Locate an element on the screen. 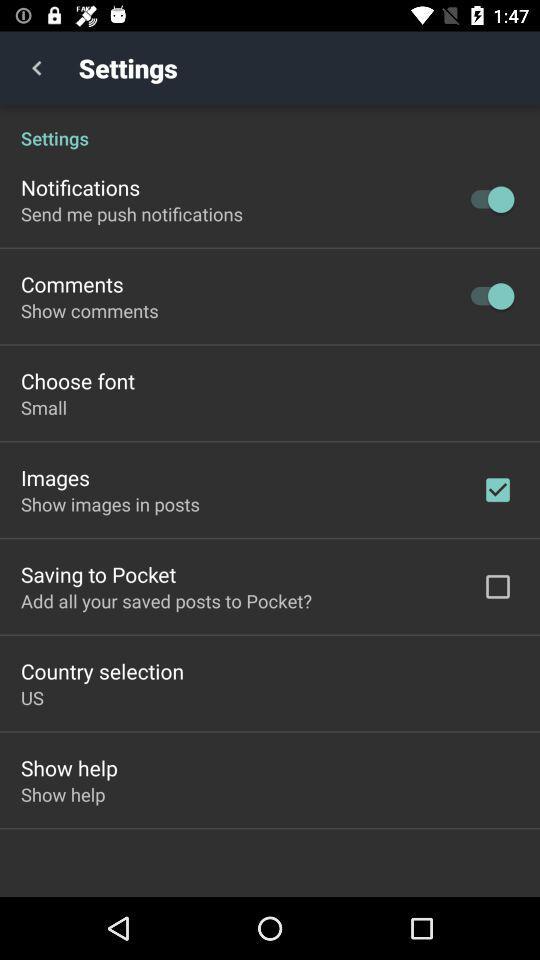 This screenshot has width=540, height=960. the item above choose font icon is located at coordinates (88, 310).